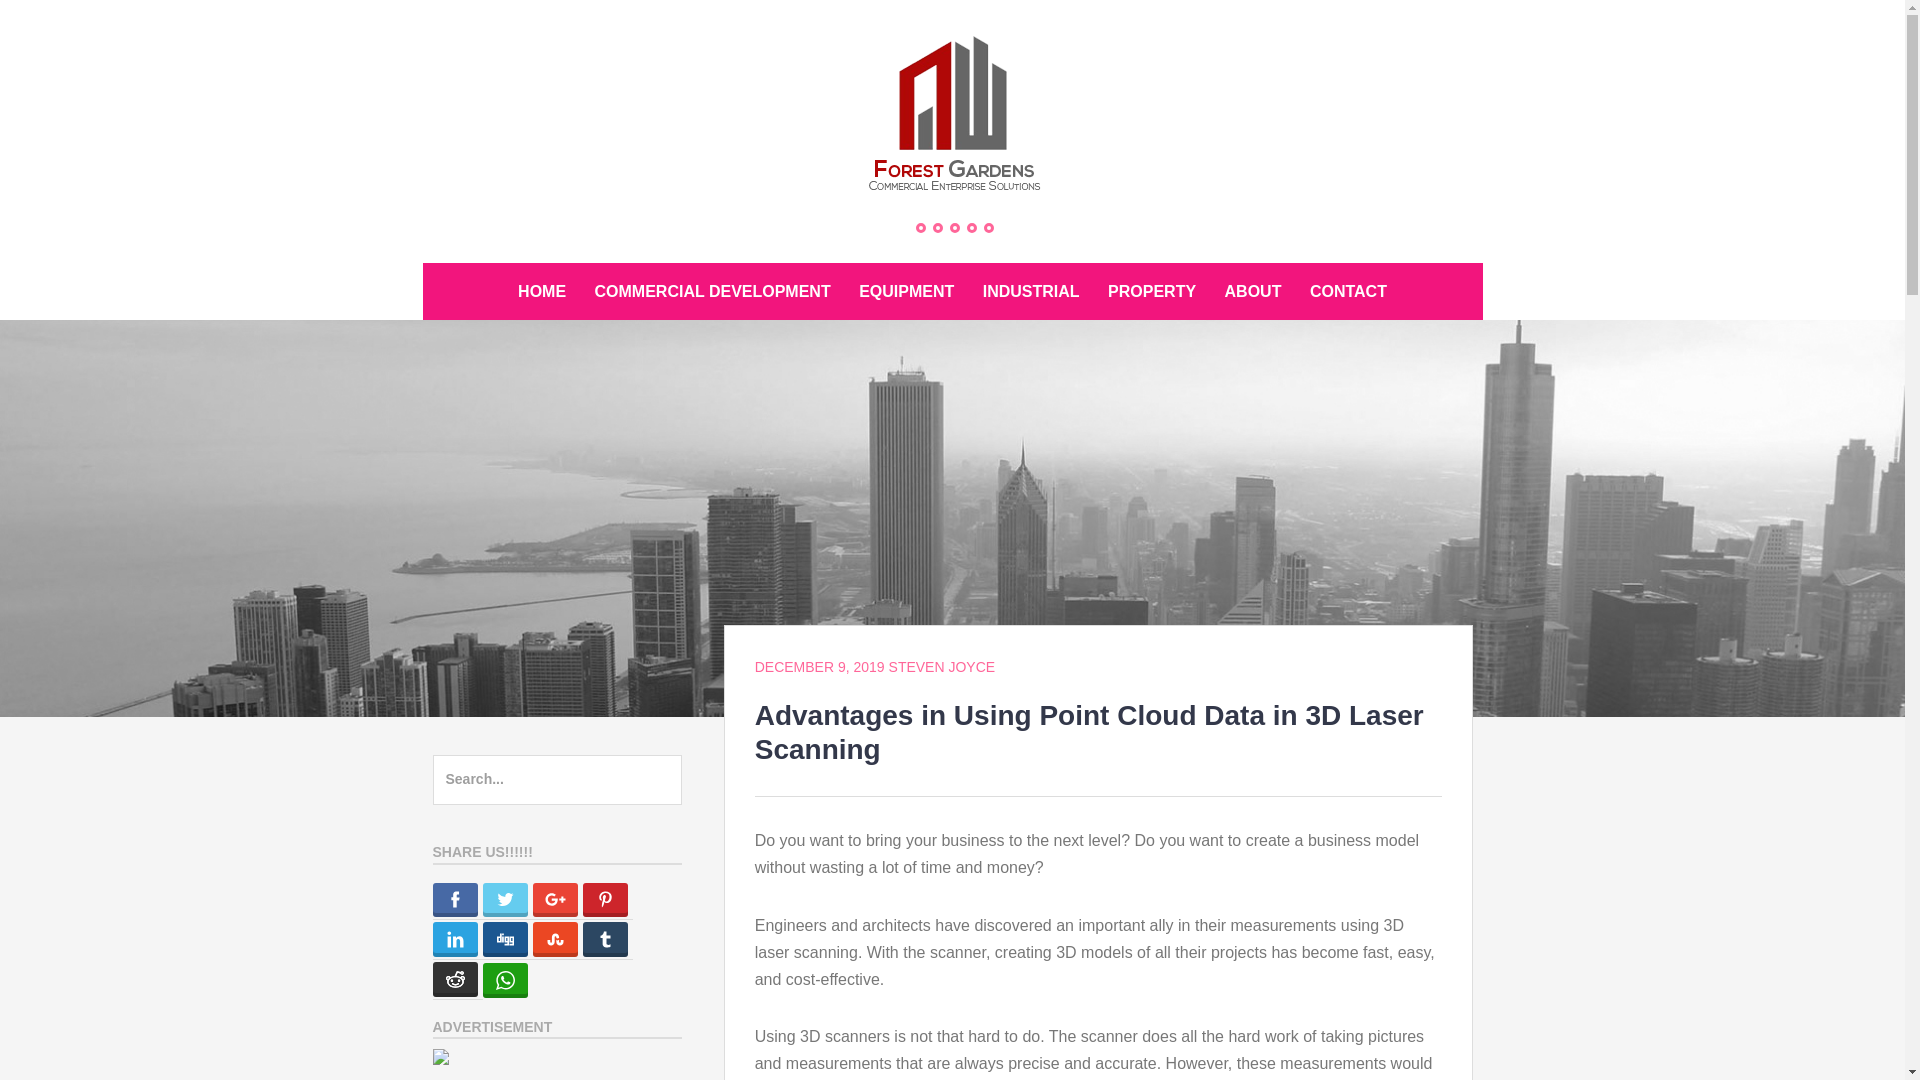 This screenshot has width=1920, height=1080. I want to click on 'Search for:', so click(556, 778).